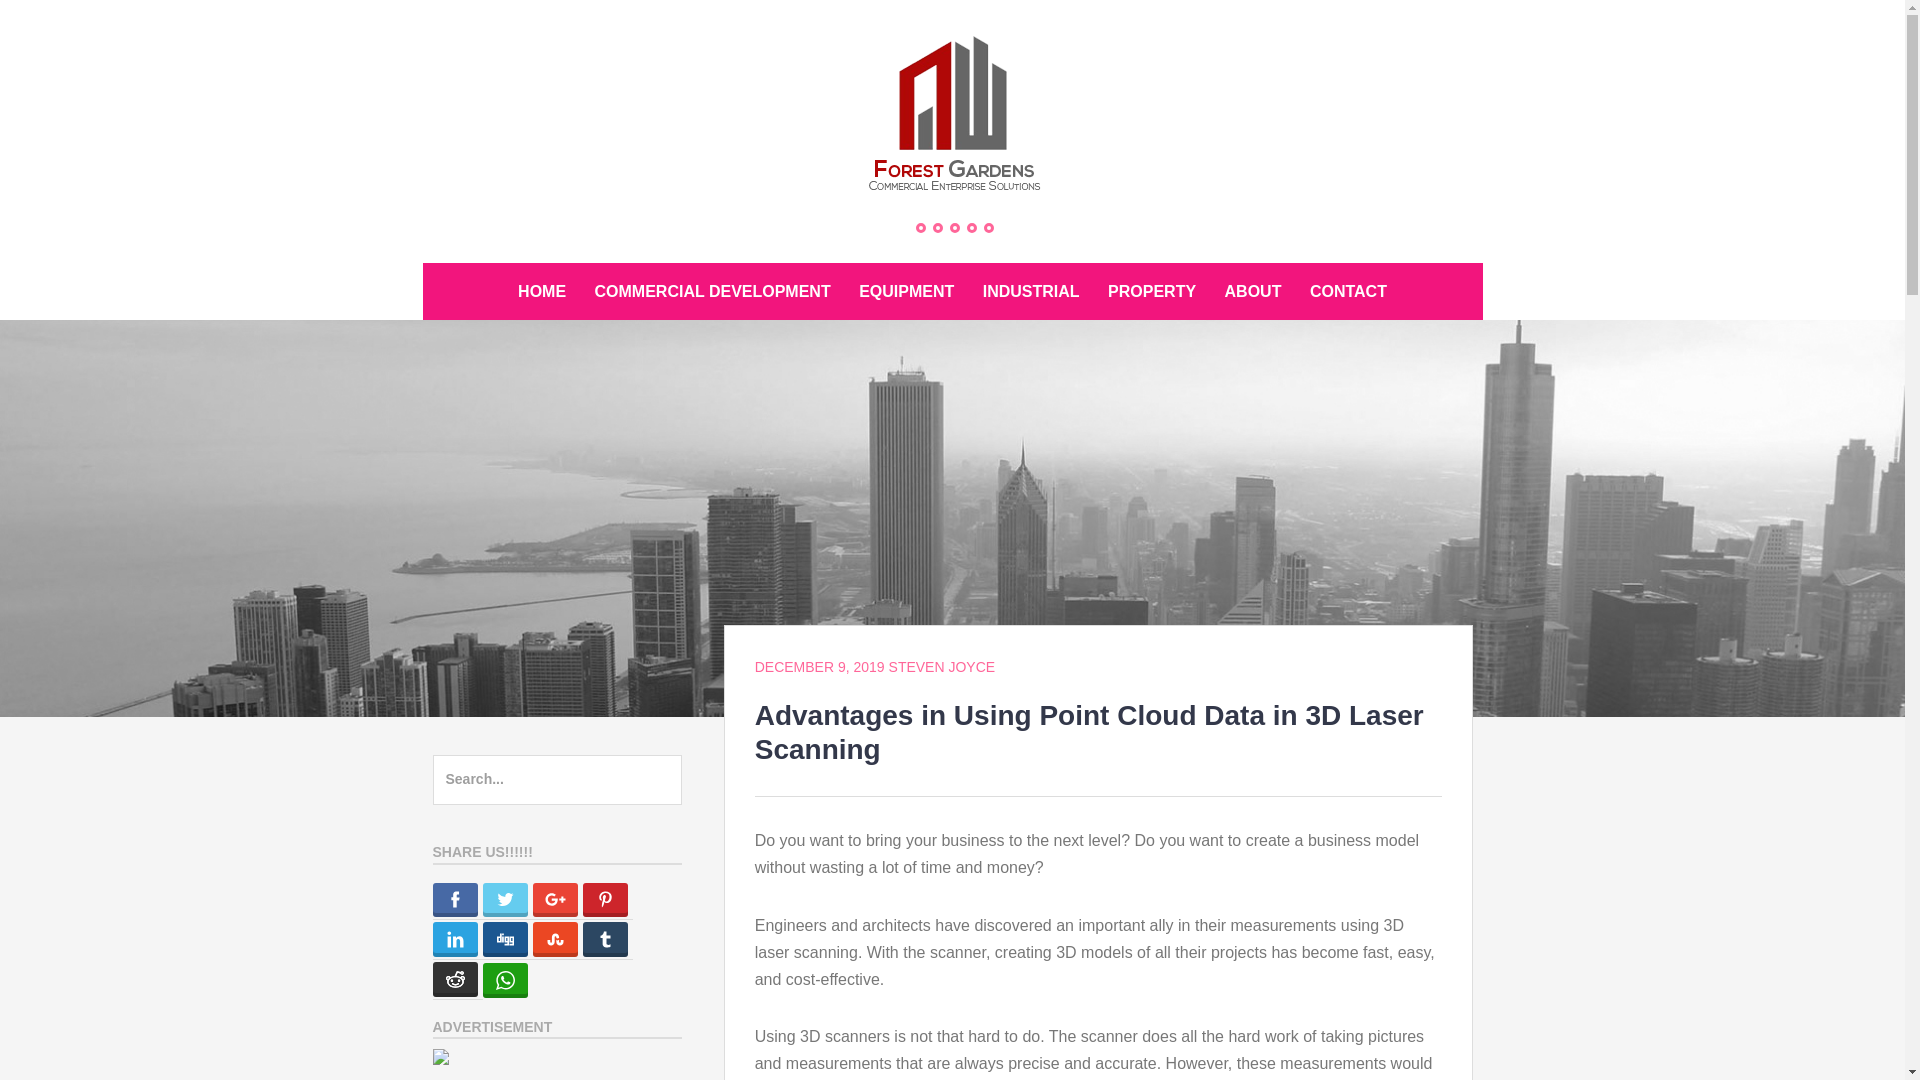 This screenshot has width=1920, height=1080. I want to click on 'Search for:', so click(556, 778).